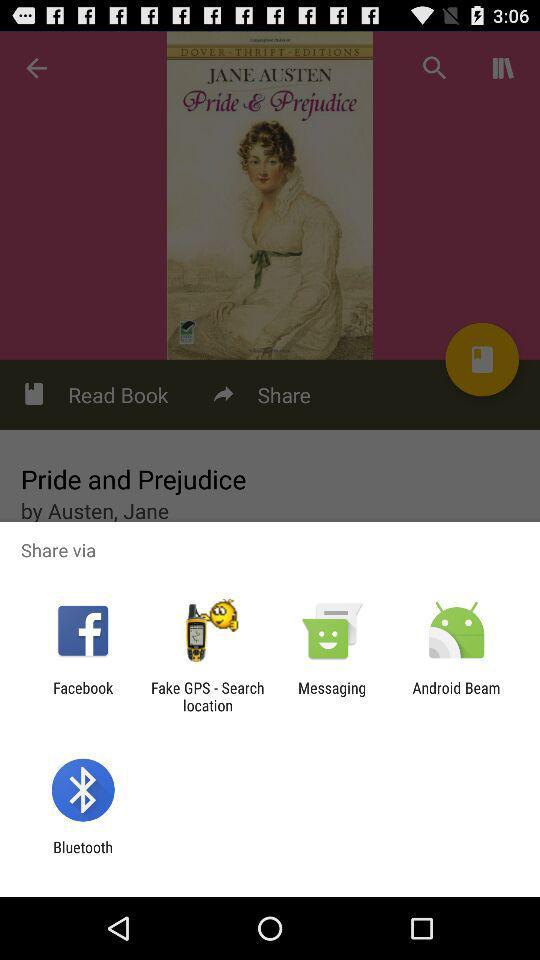 This screenshot has width=540, height=960. Describe the element at coordinates (332, 696) in the screenshot. I see `messaging icon` at that location.